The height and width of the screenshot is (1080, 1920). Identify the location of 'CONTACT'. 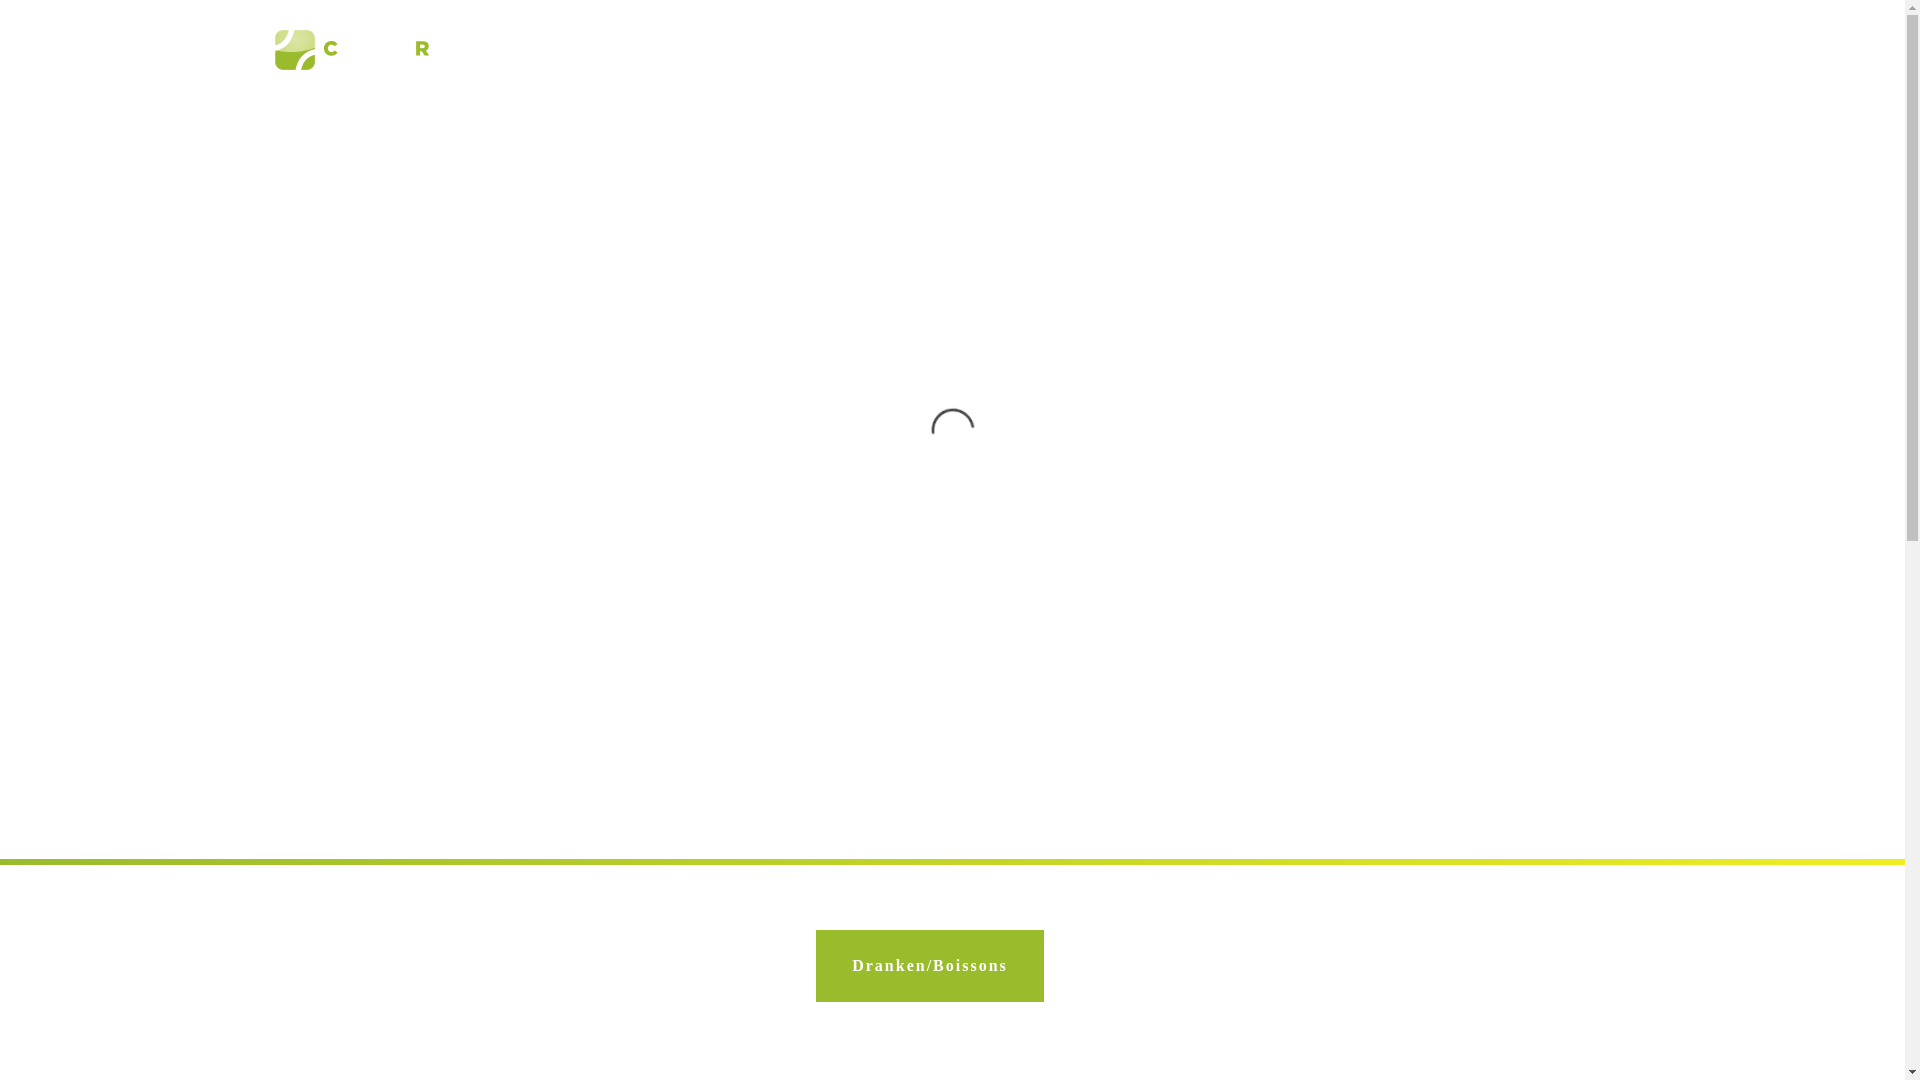
(1570, 49).